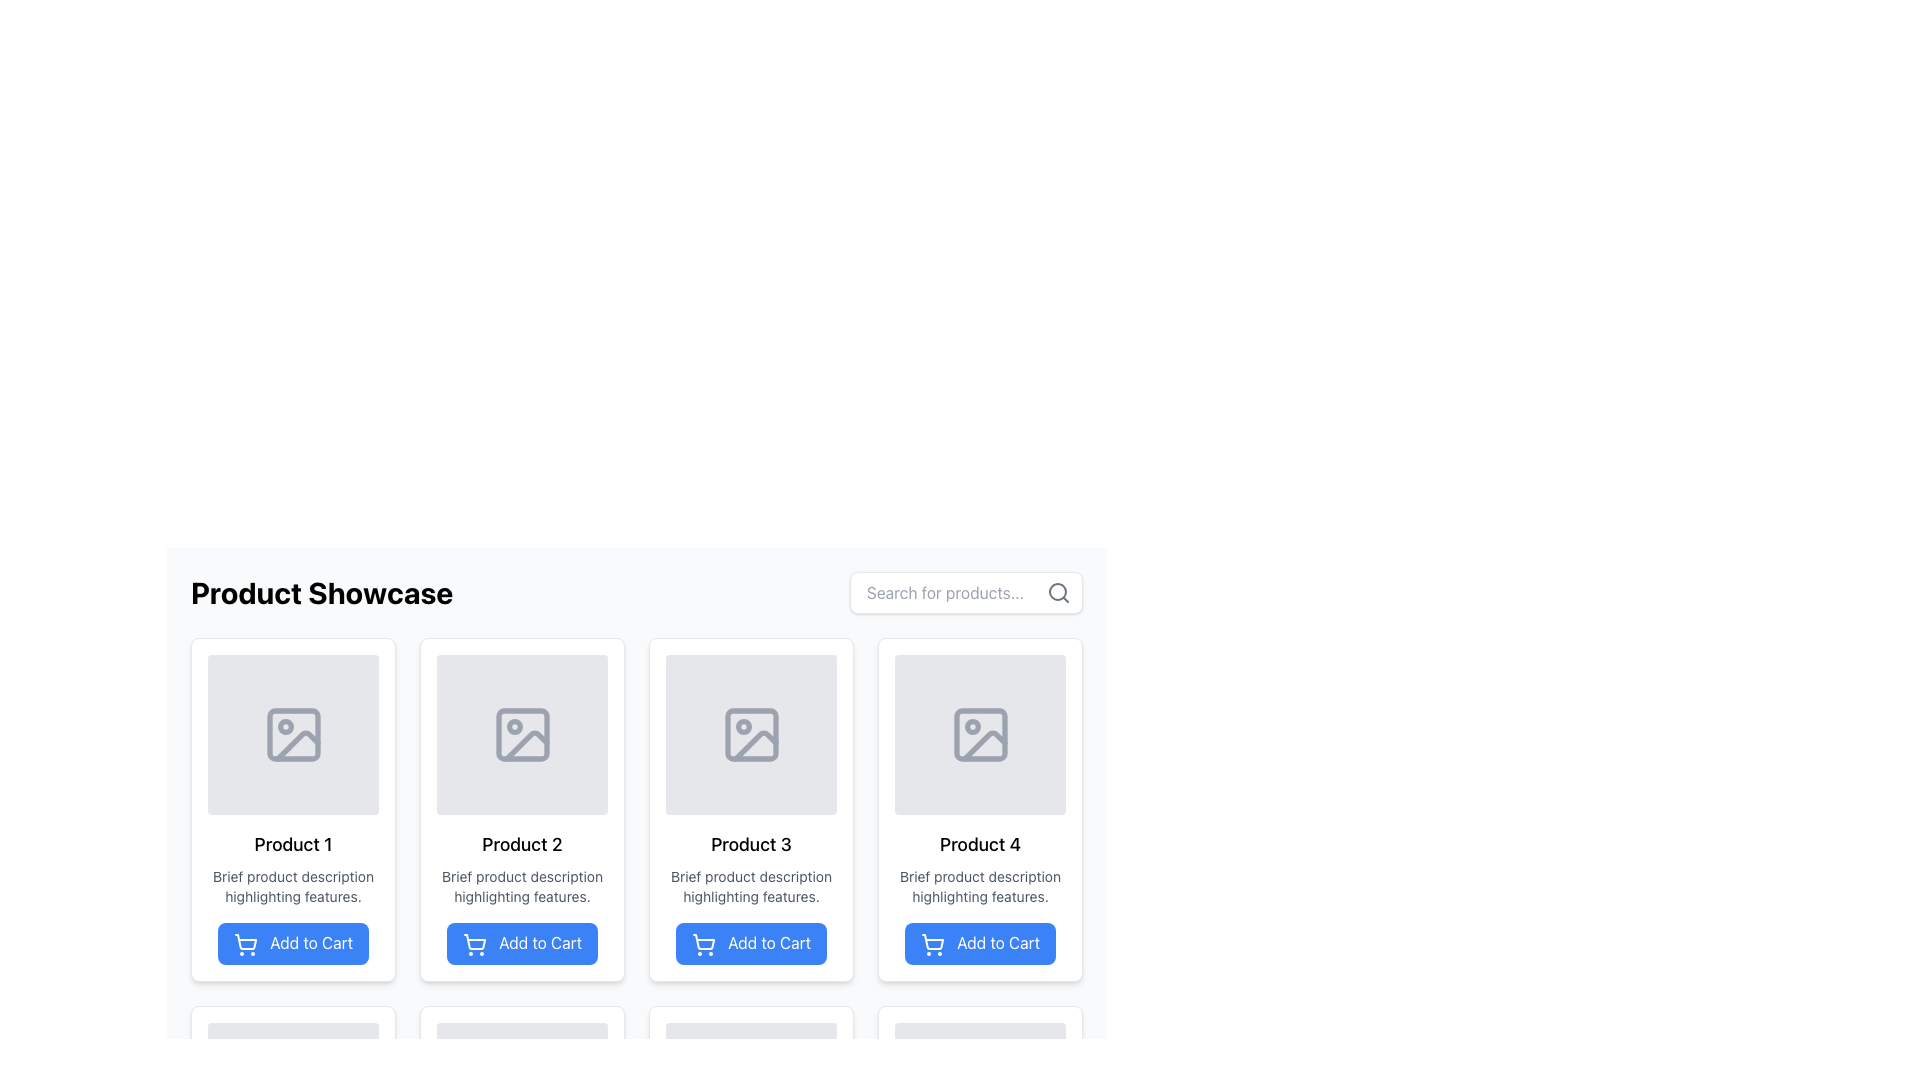  I want to click on the blue rectangular button labeled 'Add to Cart' located beneath the product description of 'Product 1', so click(292, 943).